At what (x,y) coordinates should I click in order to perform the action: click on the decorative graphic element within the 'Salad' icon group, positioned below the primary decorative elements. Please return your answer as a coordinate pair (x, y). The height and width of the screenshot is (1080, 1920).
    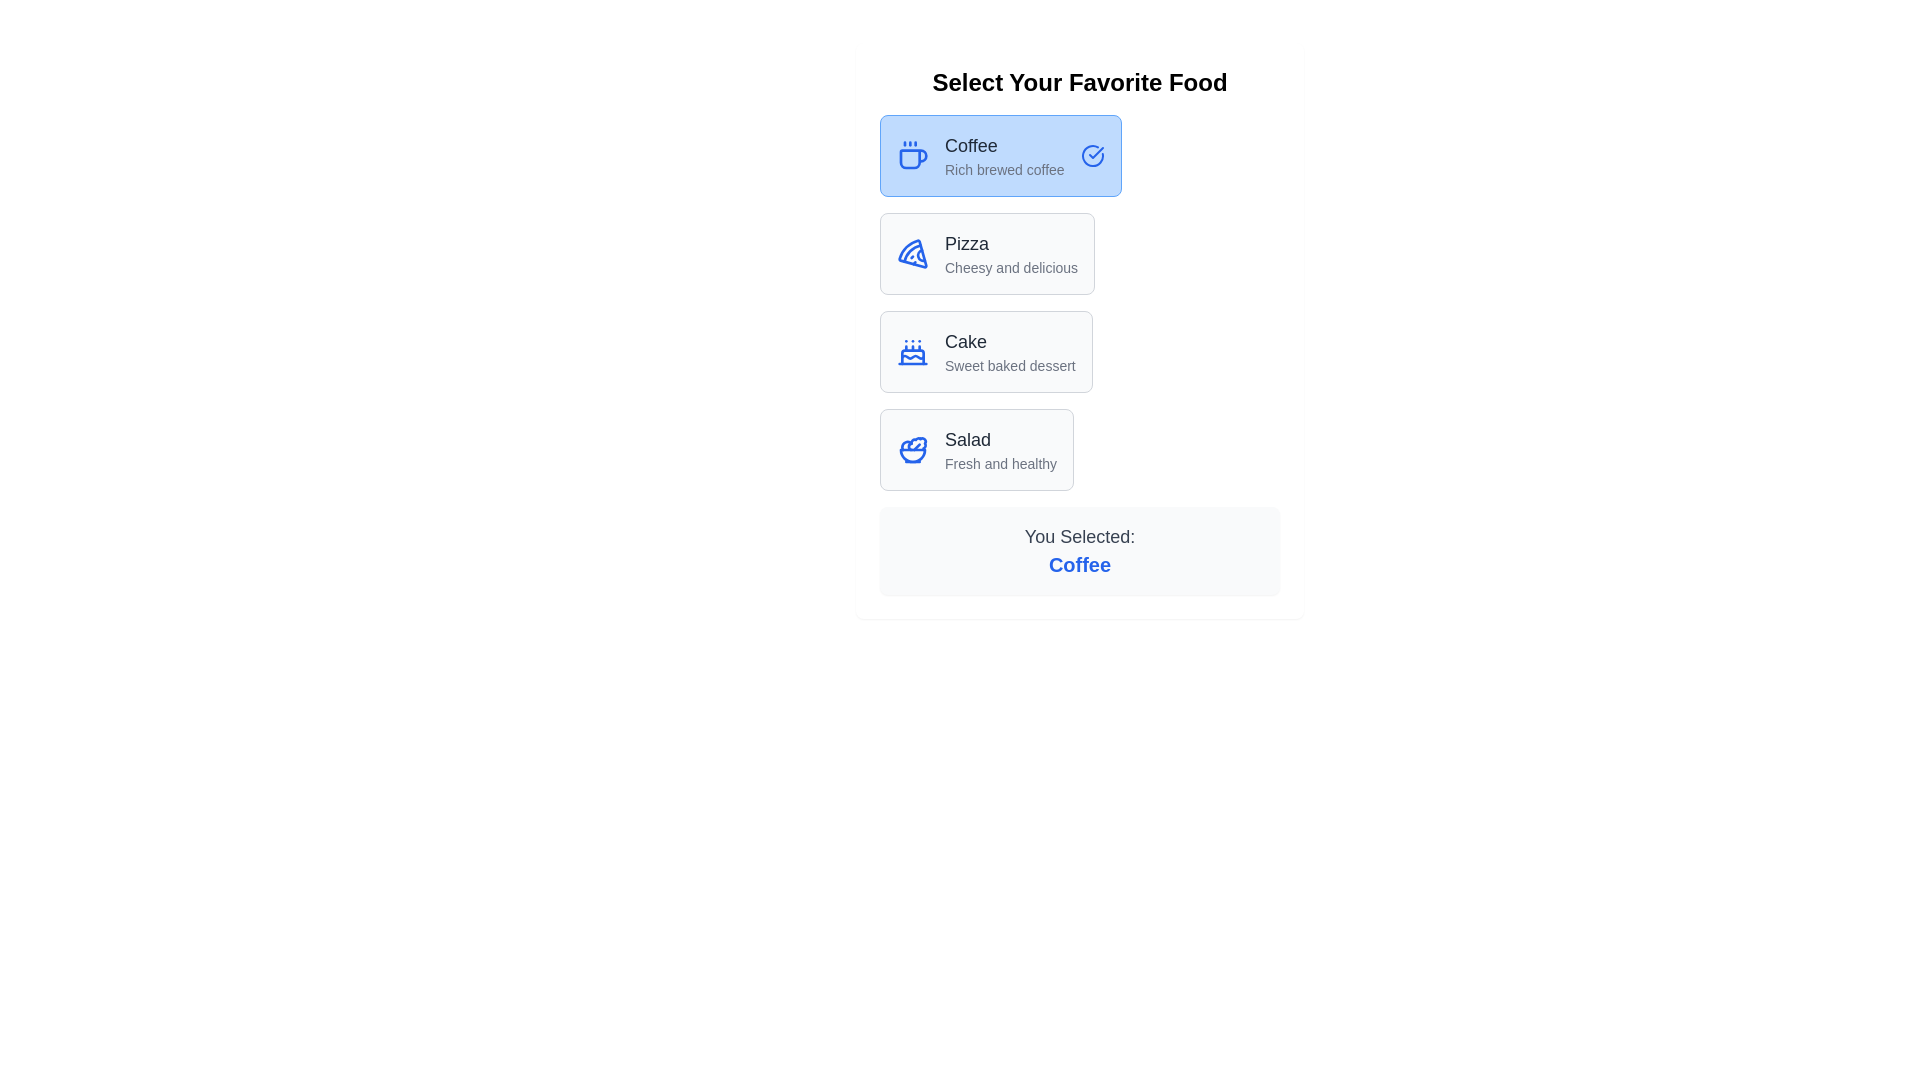
    Looking at the image, I should click on (911, 455).